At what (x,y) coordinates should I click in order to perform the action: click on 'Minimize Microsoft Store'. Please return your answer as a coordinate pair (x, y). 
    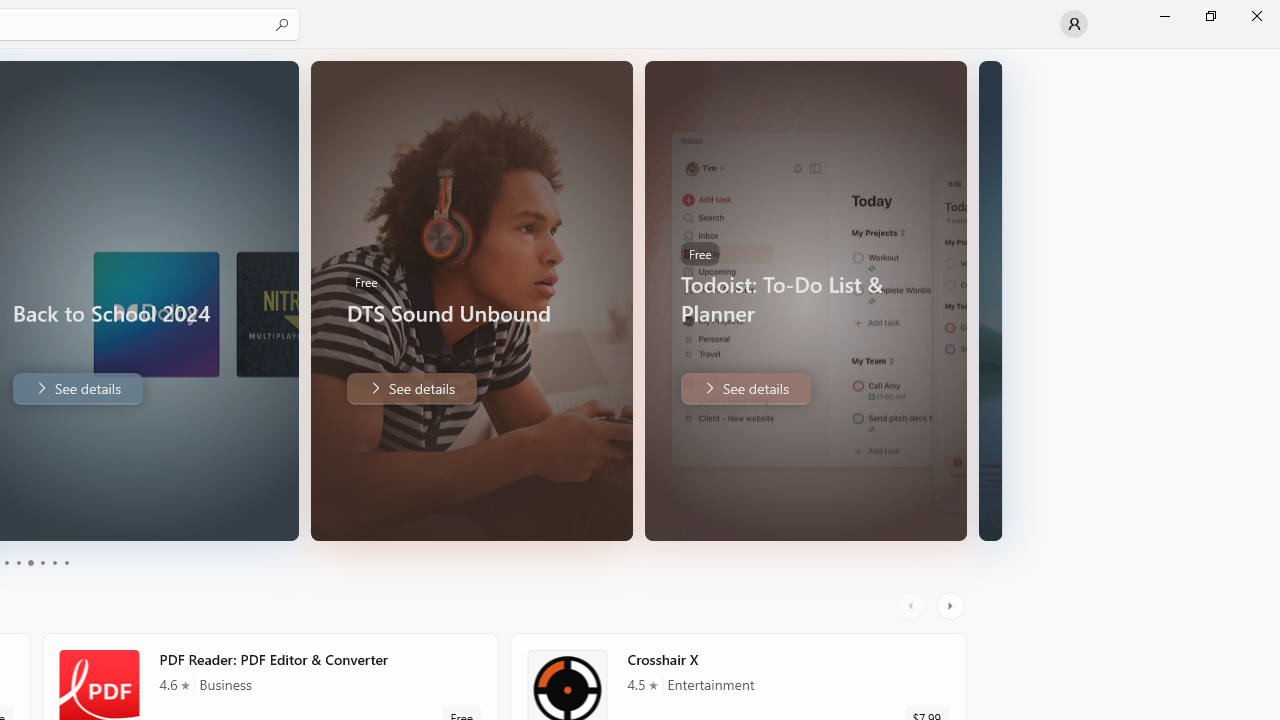
    Looking at the image, I should click on (1164, 15).